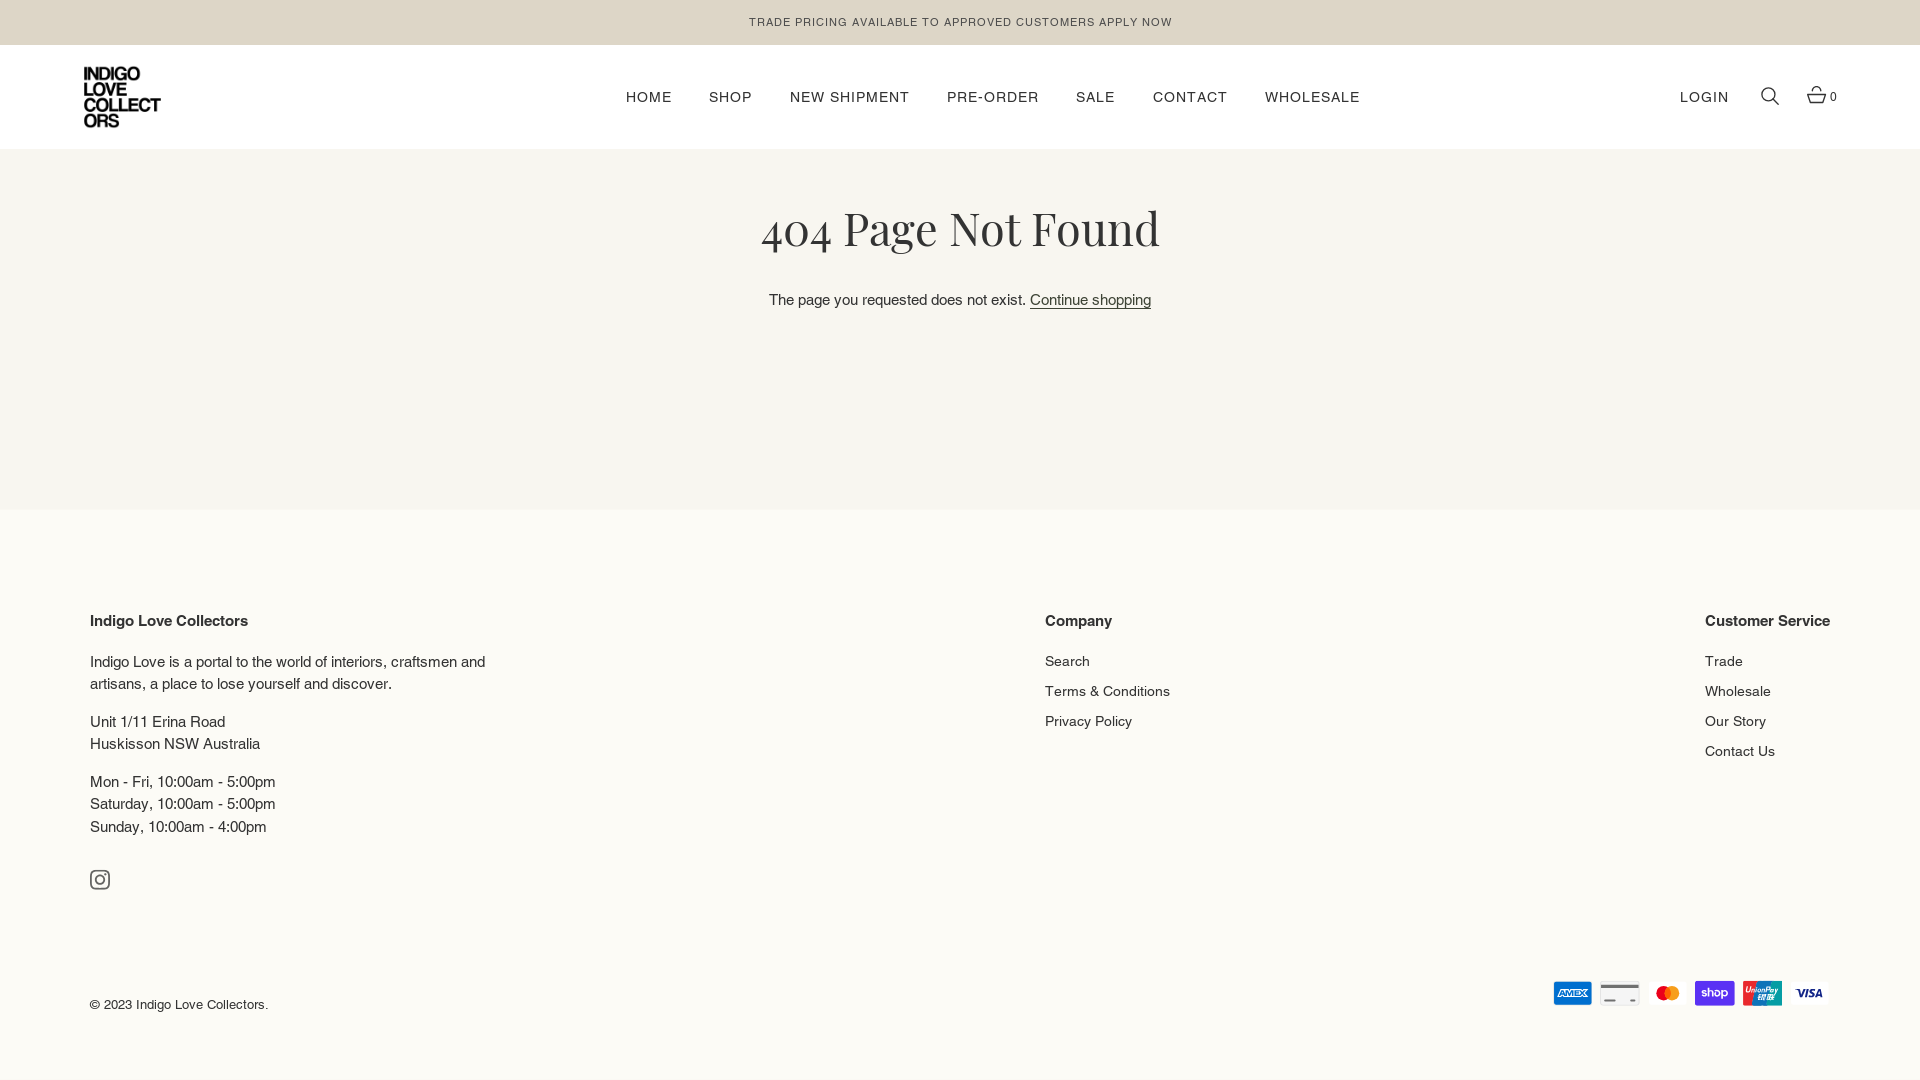 This screenshot has width=1920, height=1080. I want to click on 'Wholesale', so click(1736, 686).